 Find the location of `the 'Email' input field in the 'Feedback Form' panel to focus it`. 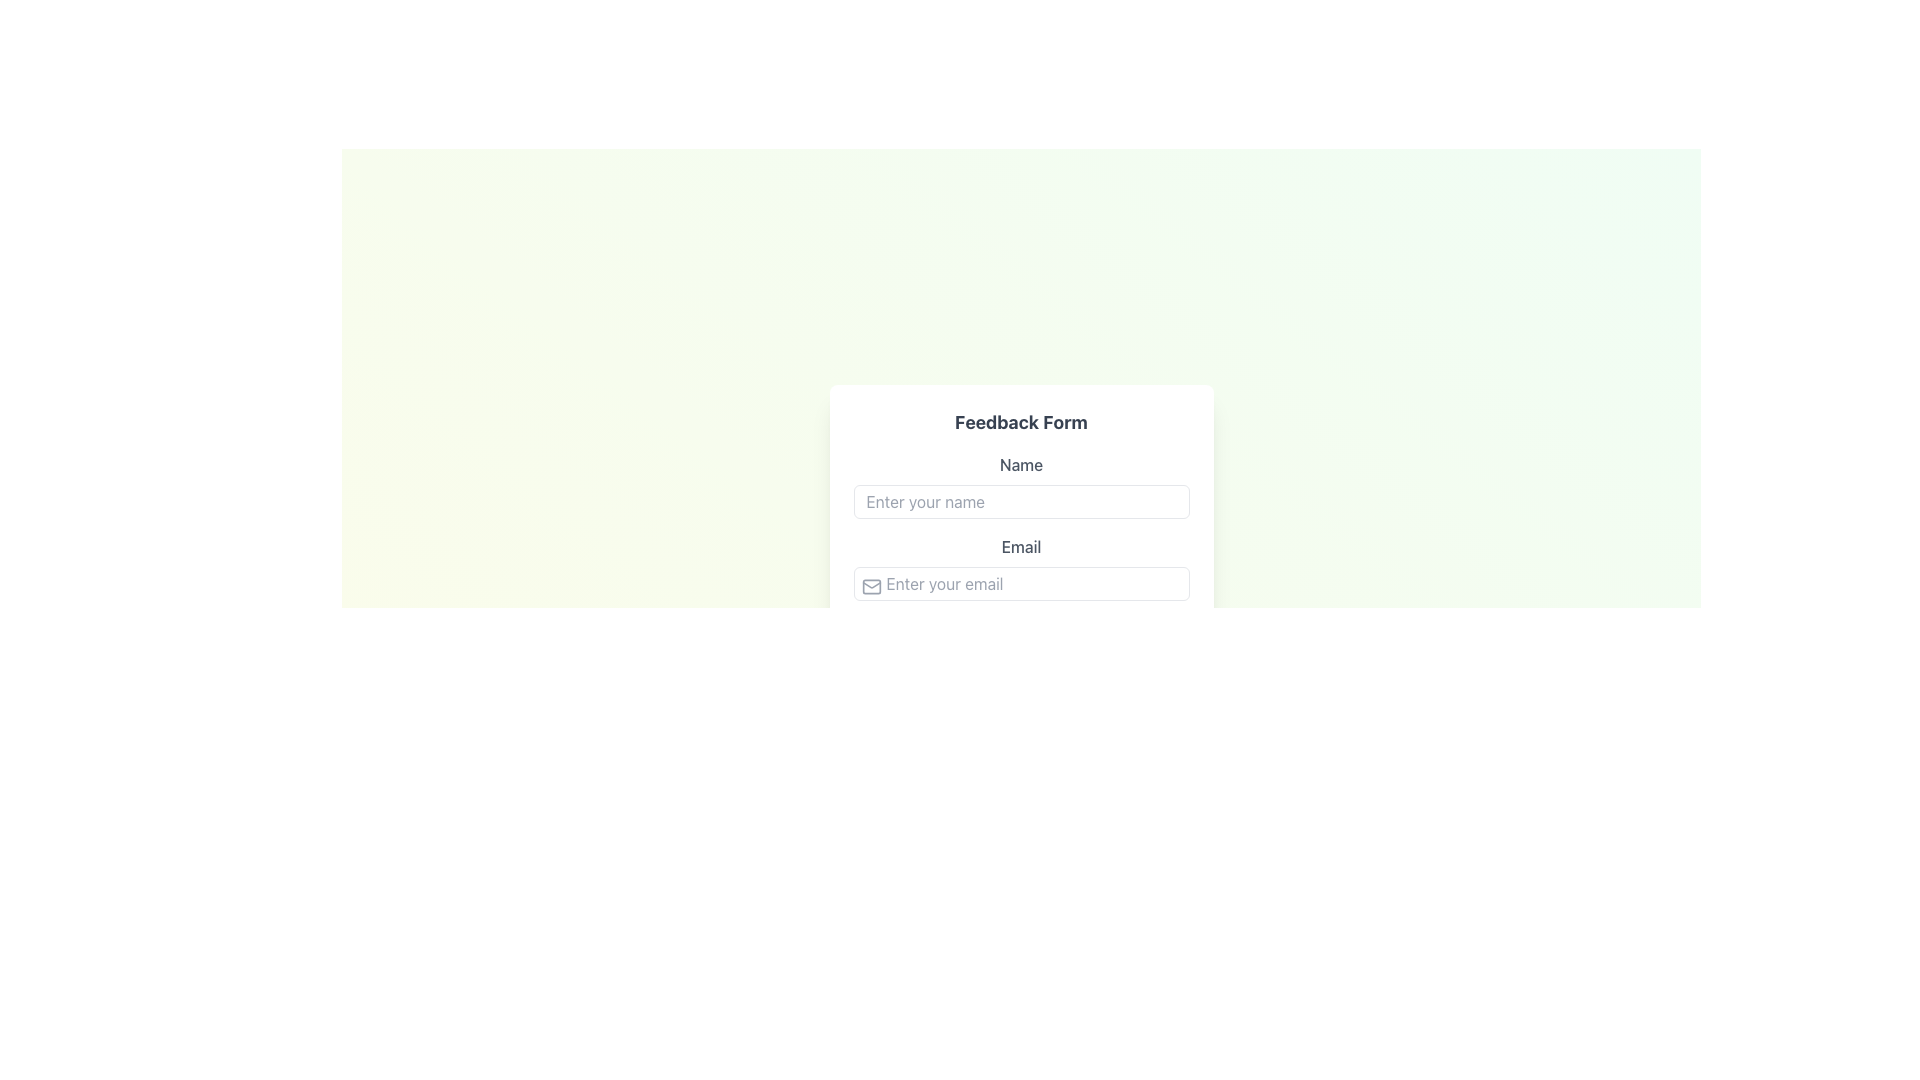

the 'Email' input field in the 'Feedback Form' panel to focus it is located at coordinates (1021, 567).